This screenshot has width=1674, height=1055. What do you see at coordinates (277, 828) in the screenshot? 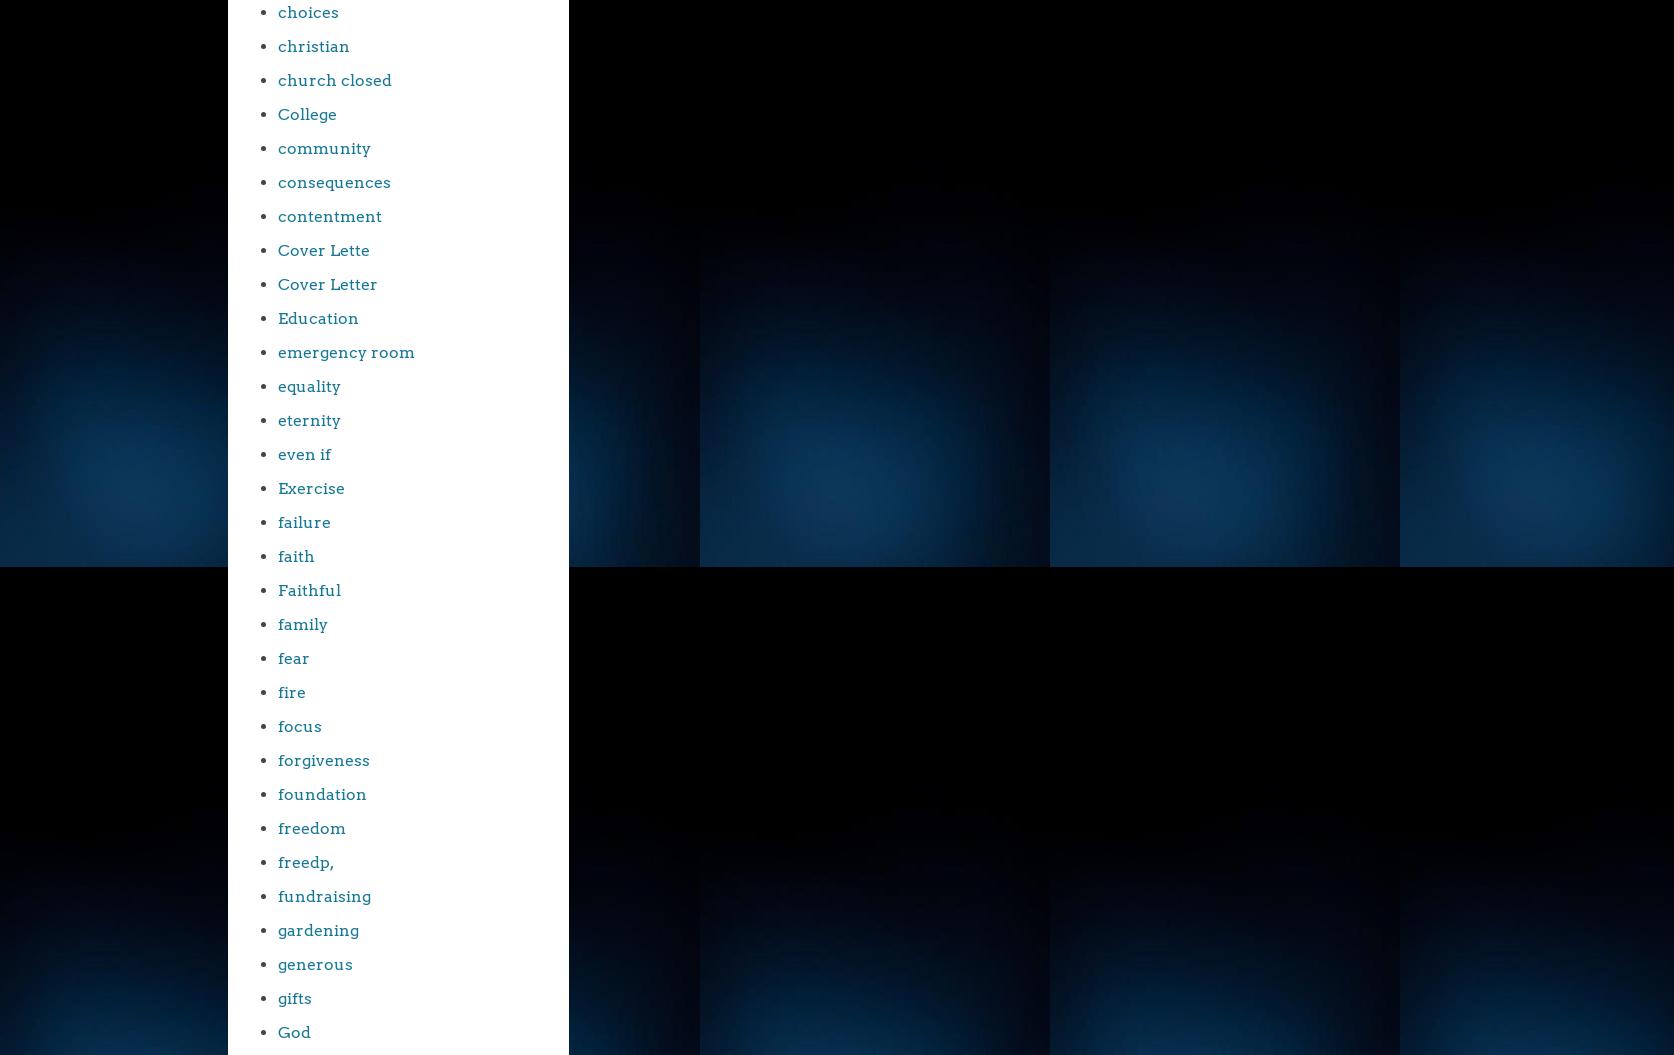
I see `'freedom'` at bounding box center [277, 828].